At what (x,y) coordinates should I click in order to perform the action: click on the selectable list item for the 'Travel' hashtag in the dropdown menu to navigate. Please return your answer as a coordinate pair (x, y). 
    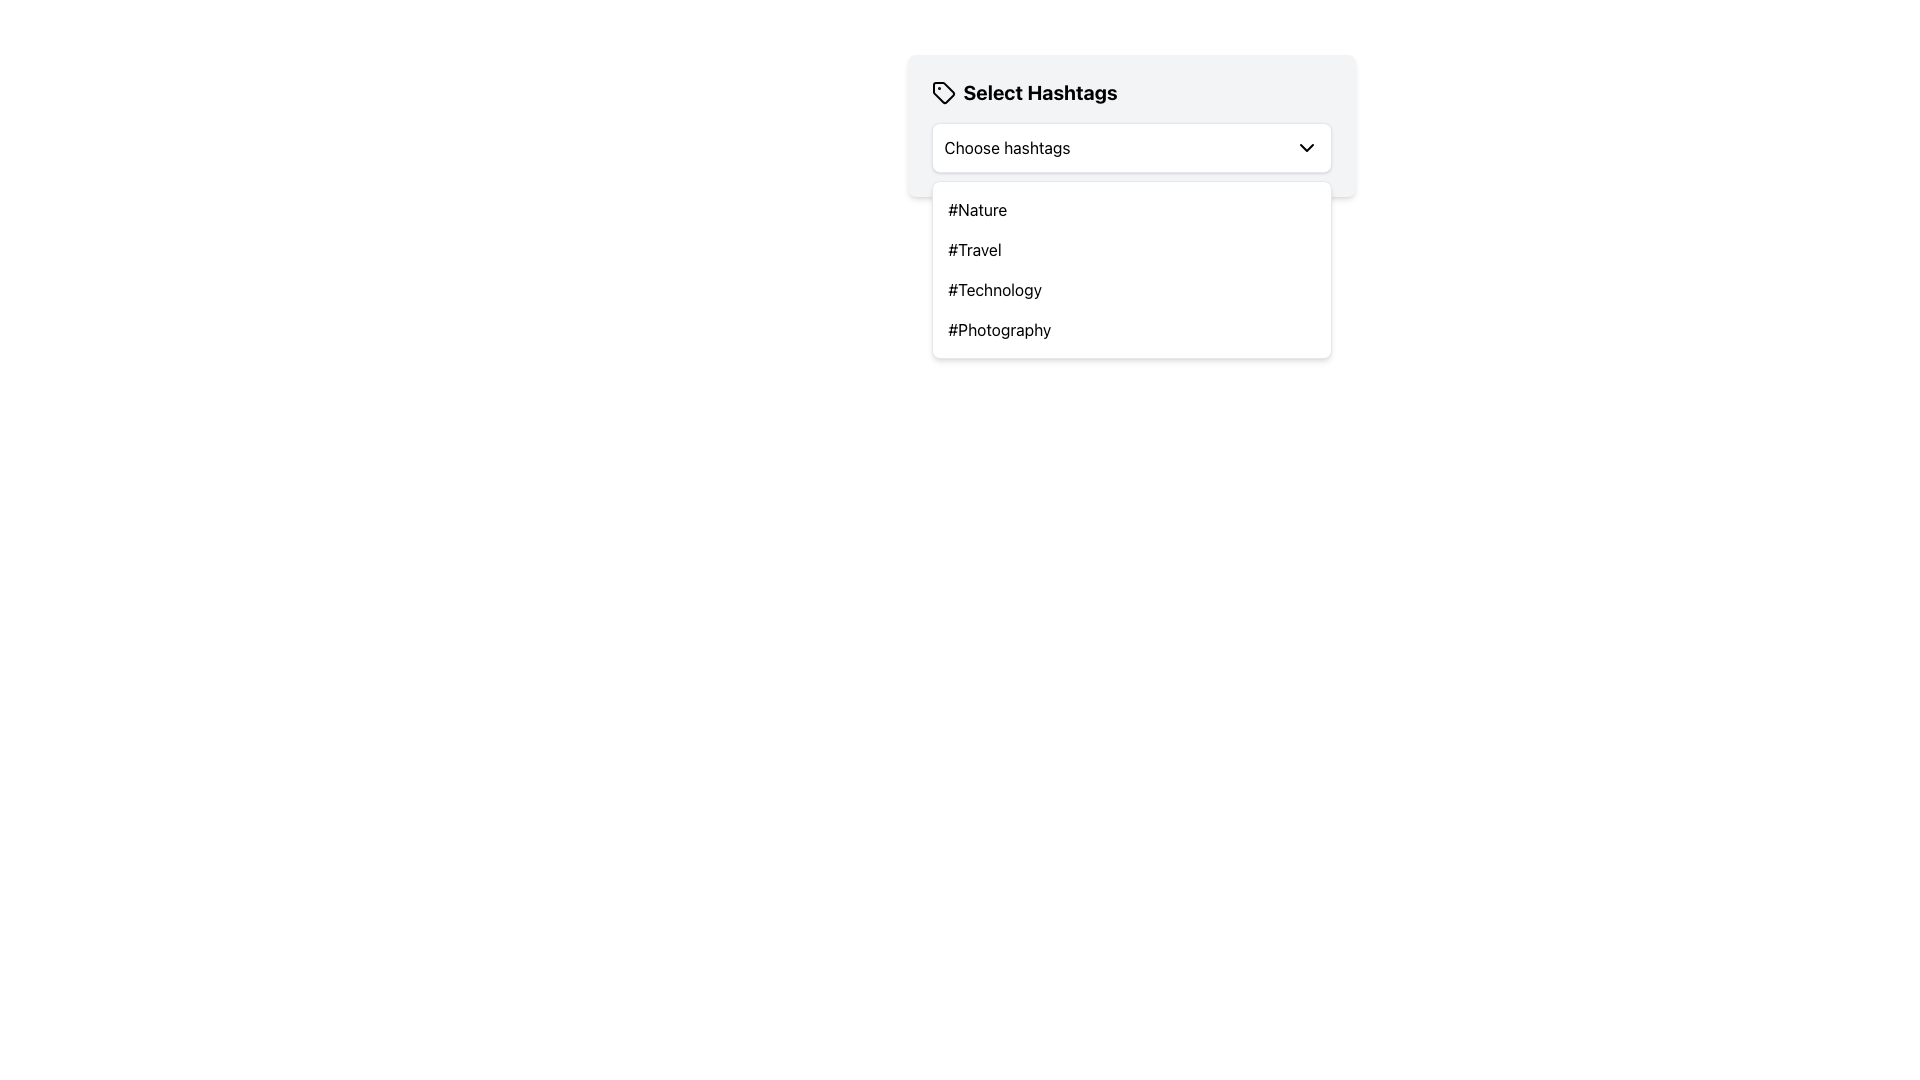
    Looking at the image, I should click on (1131, 249).